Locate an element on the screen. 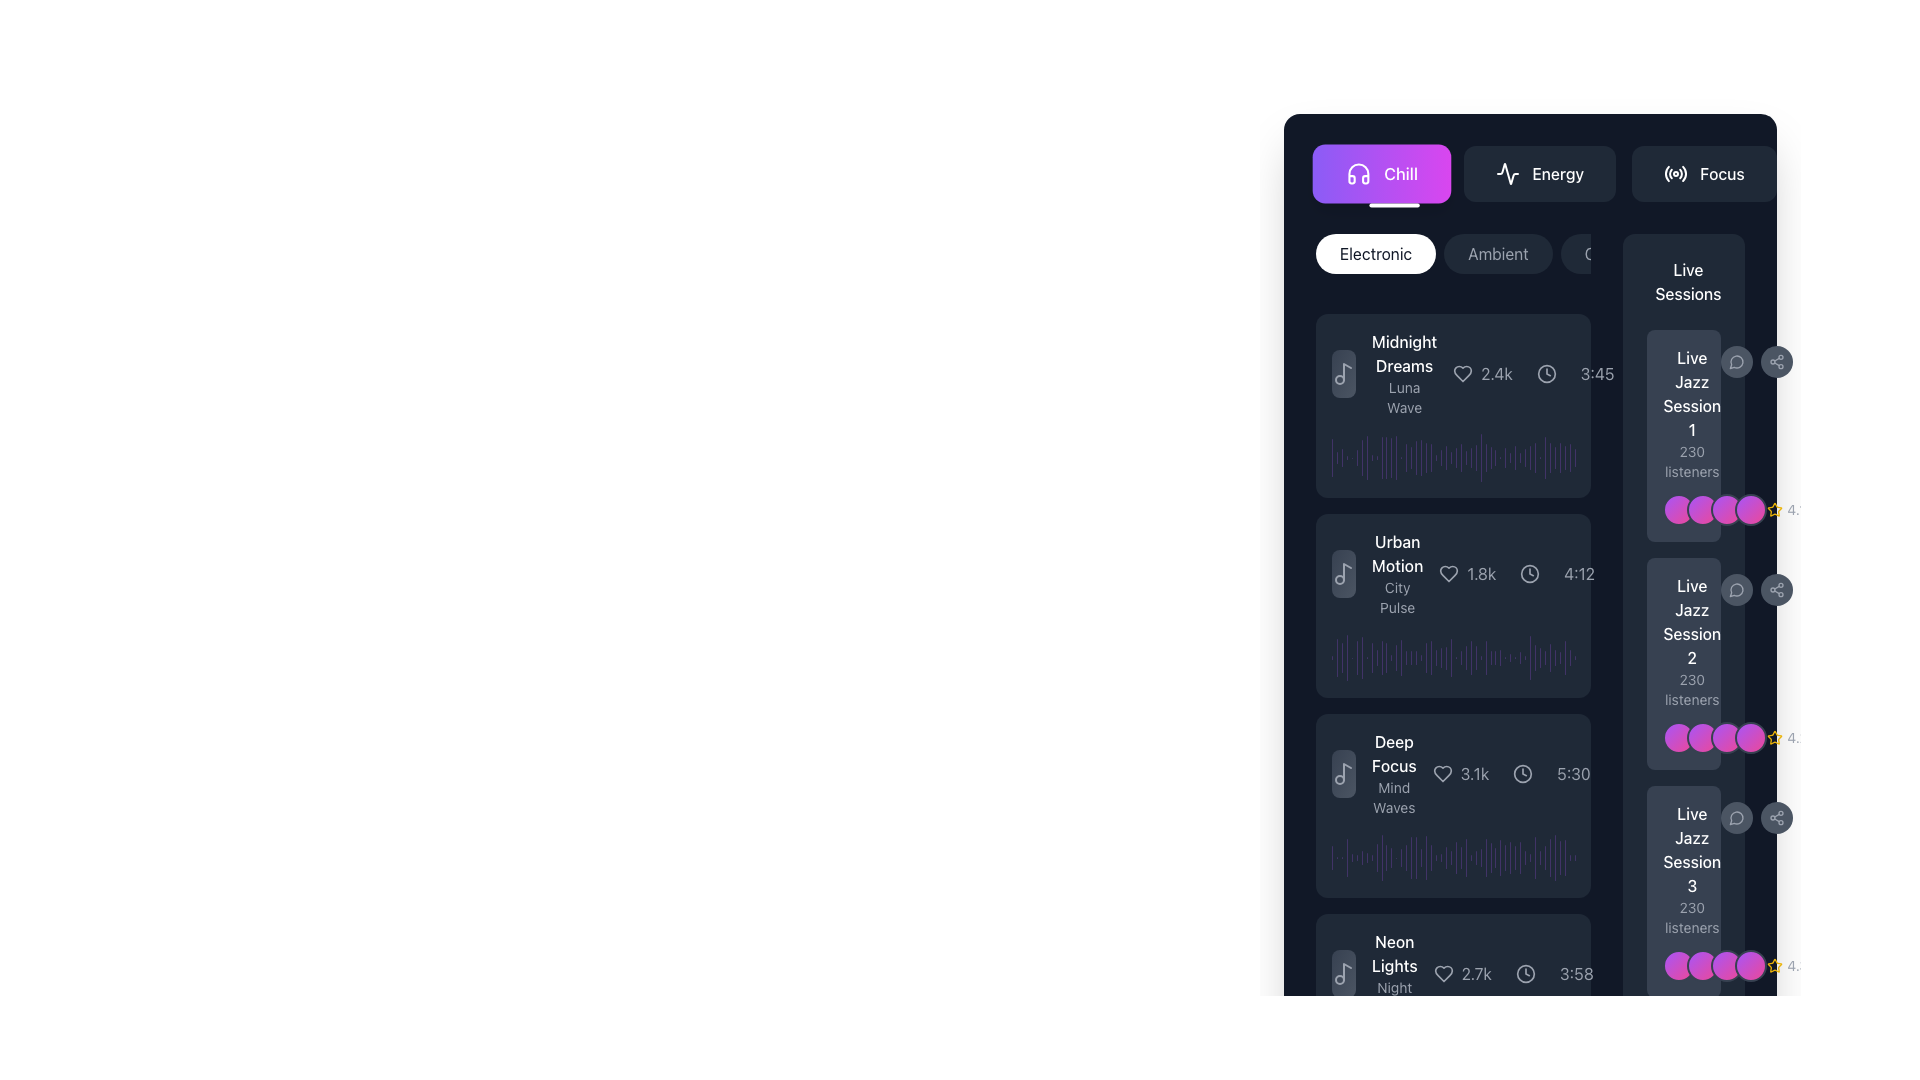  the Avatar group component consisting of two overlapping circular avatars with a vivid gradient, located in the 'Live Jazz Session 2 230 listeners' section, adjacent to a star icon labeled '4.2' is located at coordinates (1683, 737).